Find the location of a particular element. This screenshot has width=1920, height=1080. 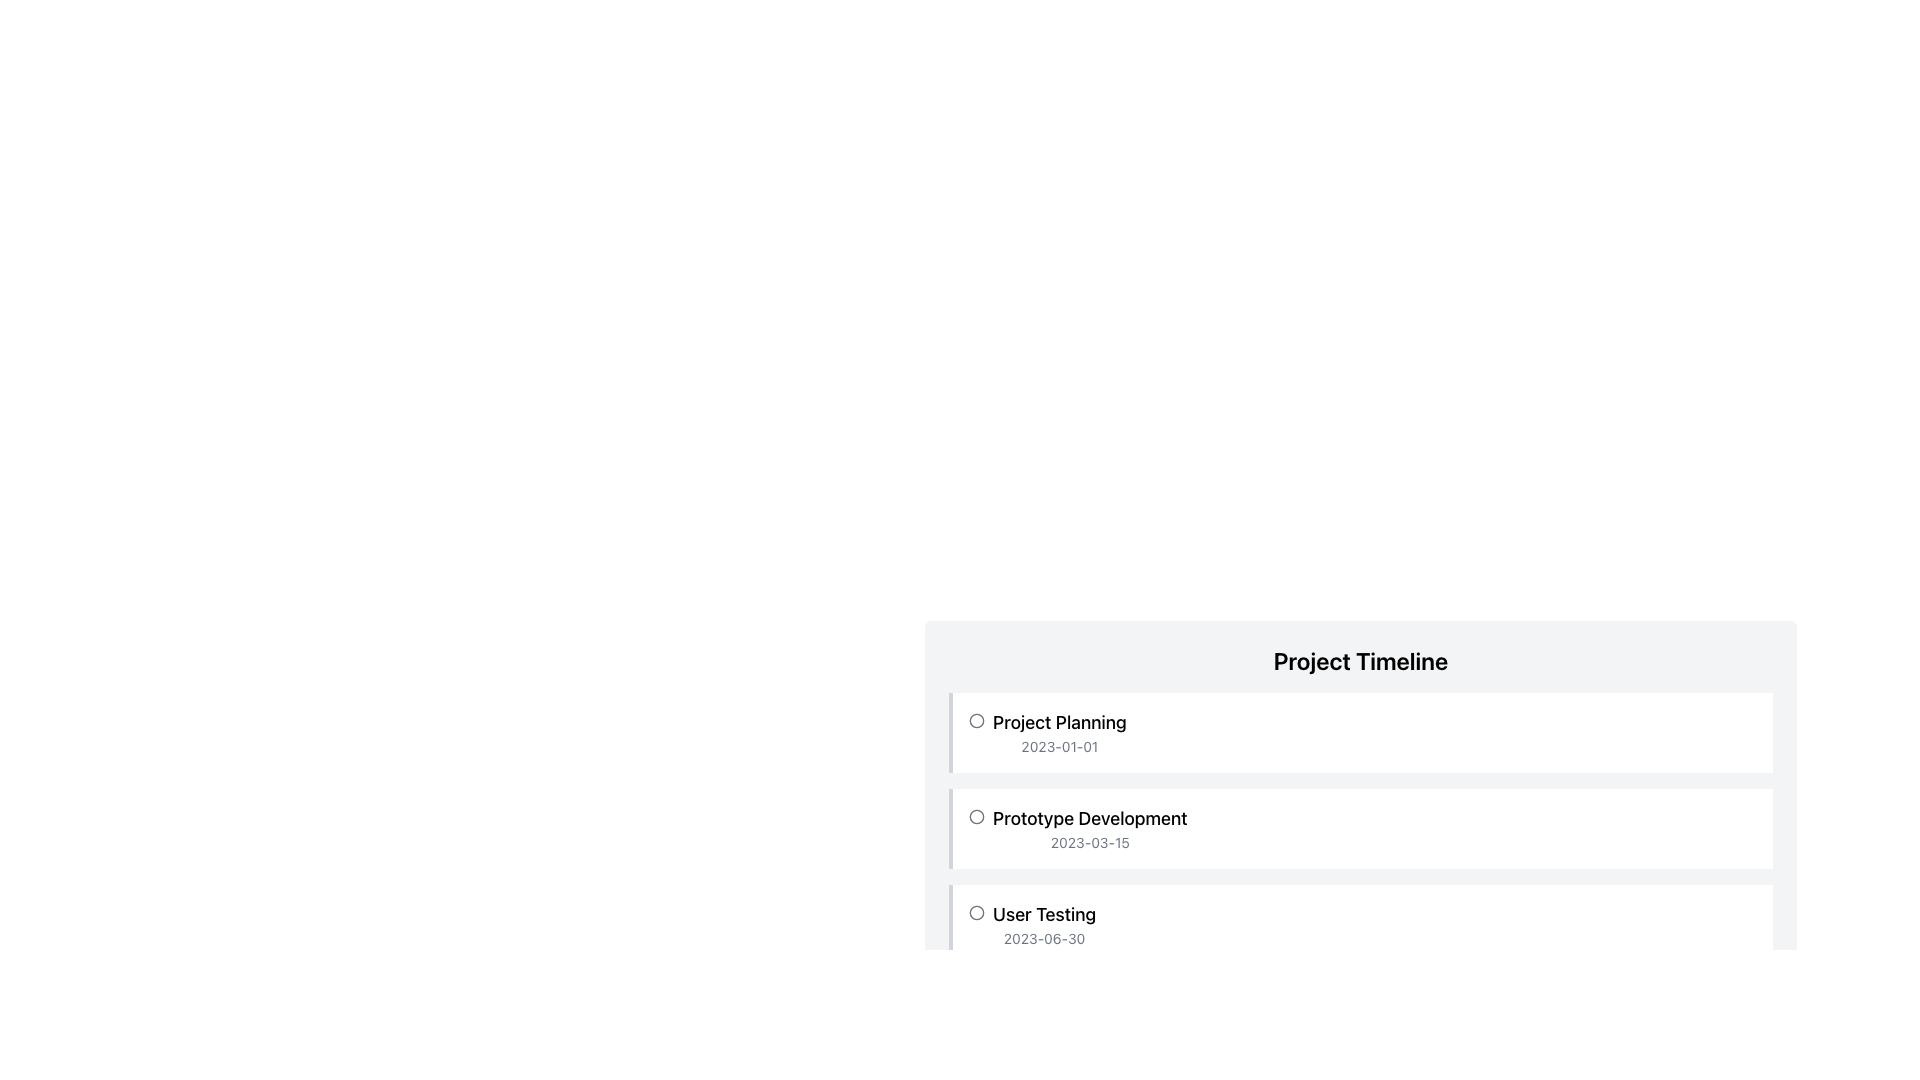

the text label 'Project Planning' located under the heading 'Project Timeline' is located at coordinates (1058, 722).